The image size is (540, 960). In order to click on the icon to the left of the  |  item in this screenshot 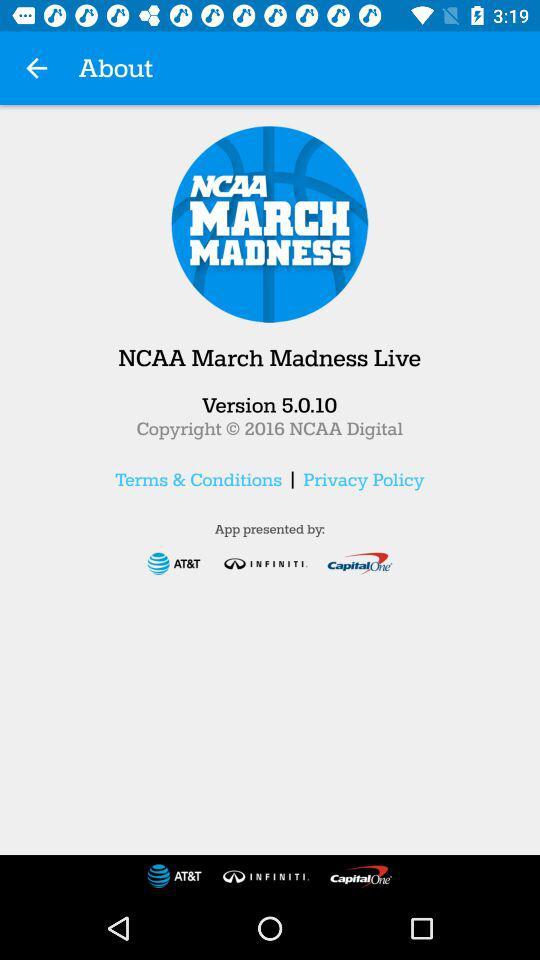, I will do `click(198, 479)`.